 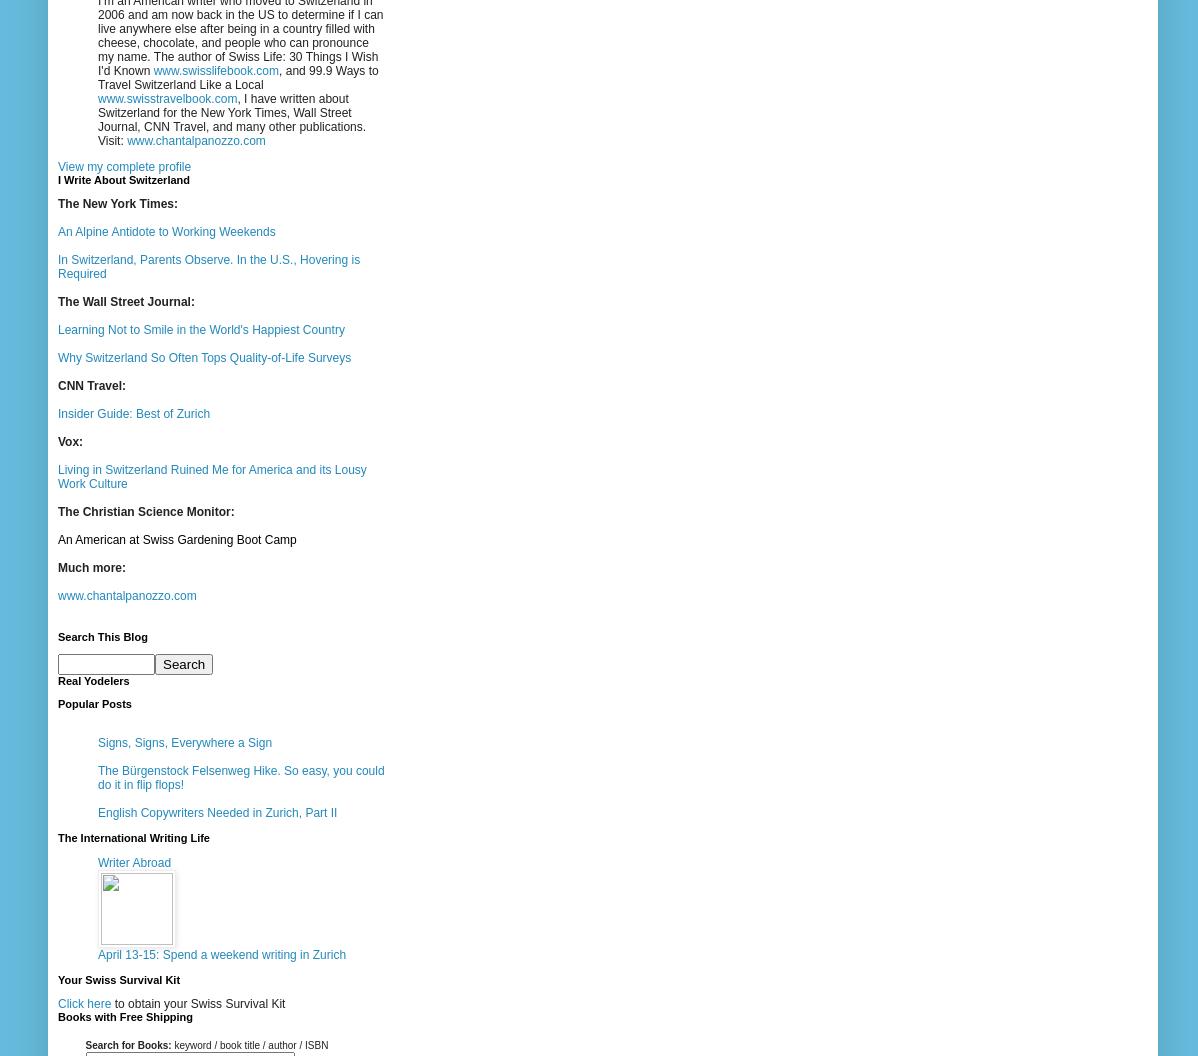 What do you see at coordinates (57, 302) in the screenshot?
I see `'The Wall Street Journal:'` at bounding box center [57, 302].